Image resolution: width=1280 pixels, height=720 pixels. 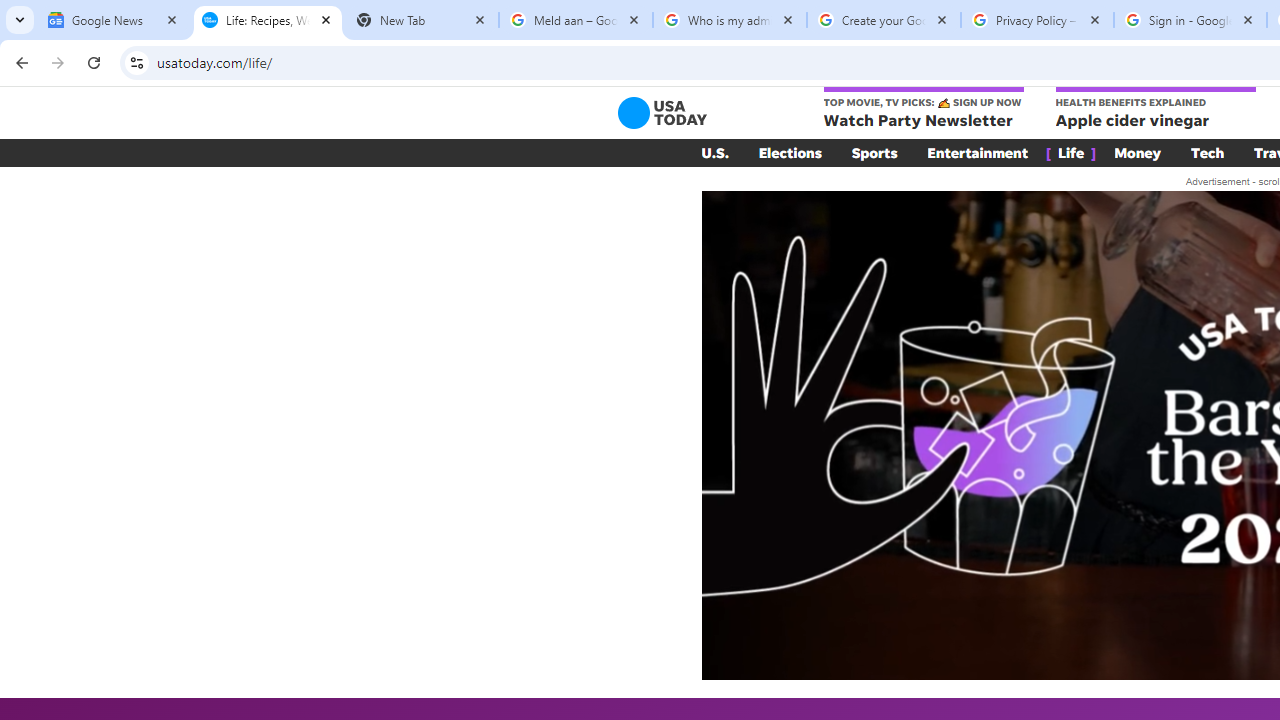 I want to click on 'Sign in - Google Accounts', so click(x=1190, y=20).